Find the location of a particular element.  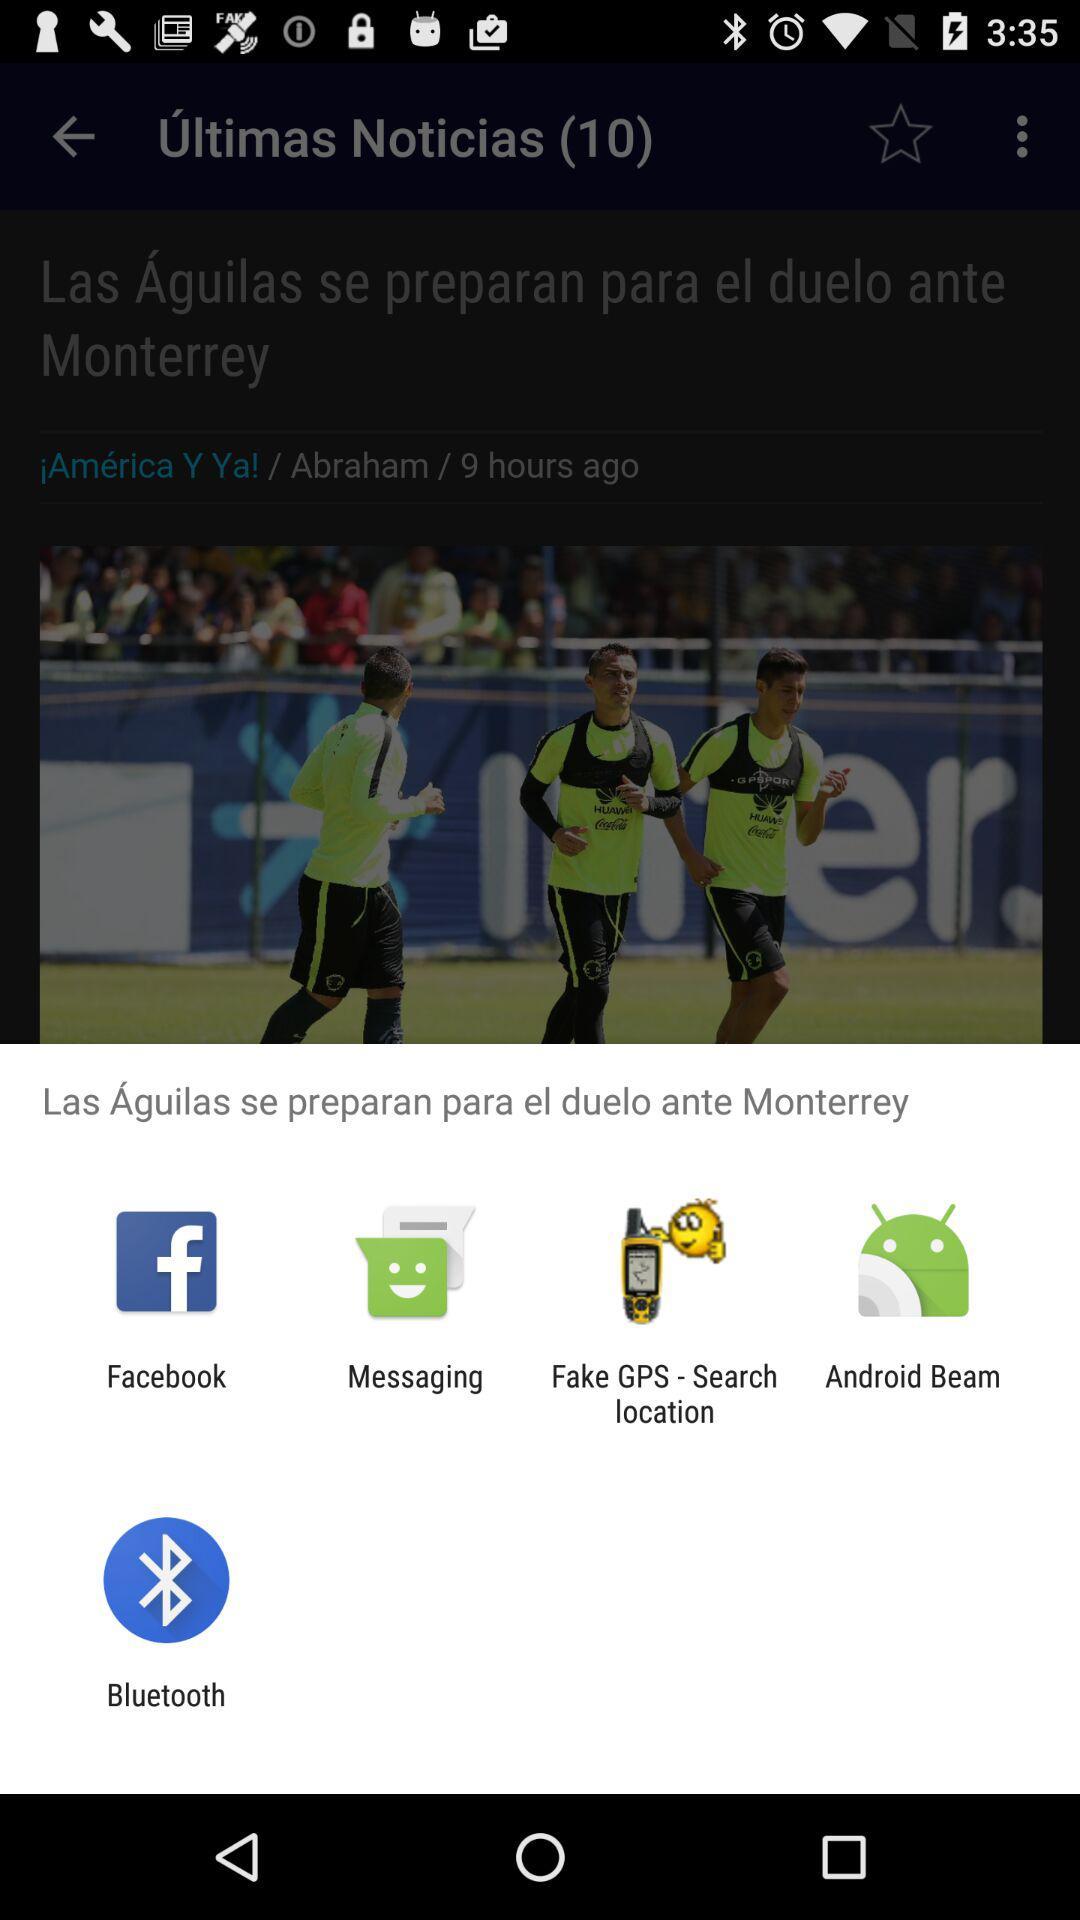

item to the right of the facebook item is located at coordinates (414, 1392).